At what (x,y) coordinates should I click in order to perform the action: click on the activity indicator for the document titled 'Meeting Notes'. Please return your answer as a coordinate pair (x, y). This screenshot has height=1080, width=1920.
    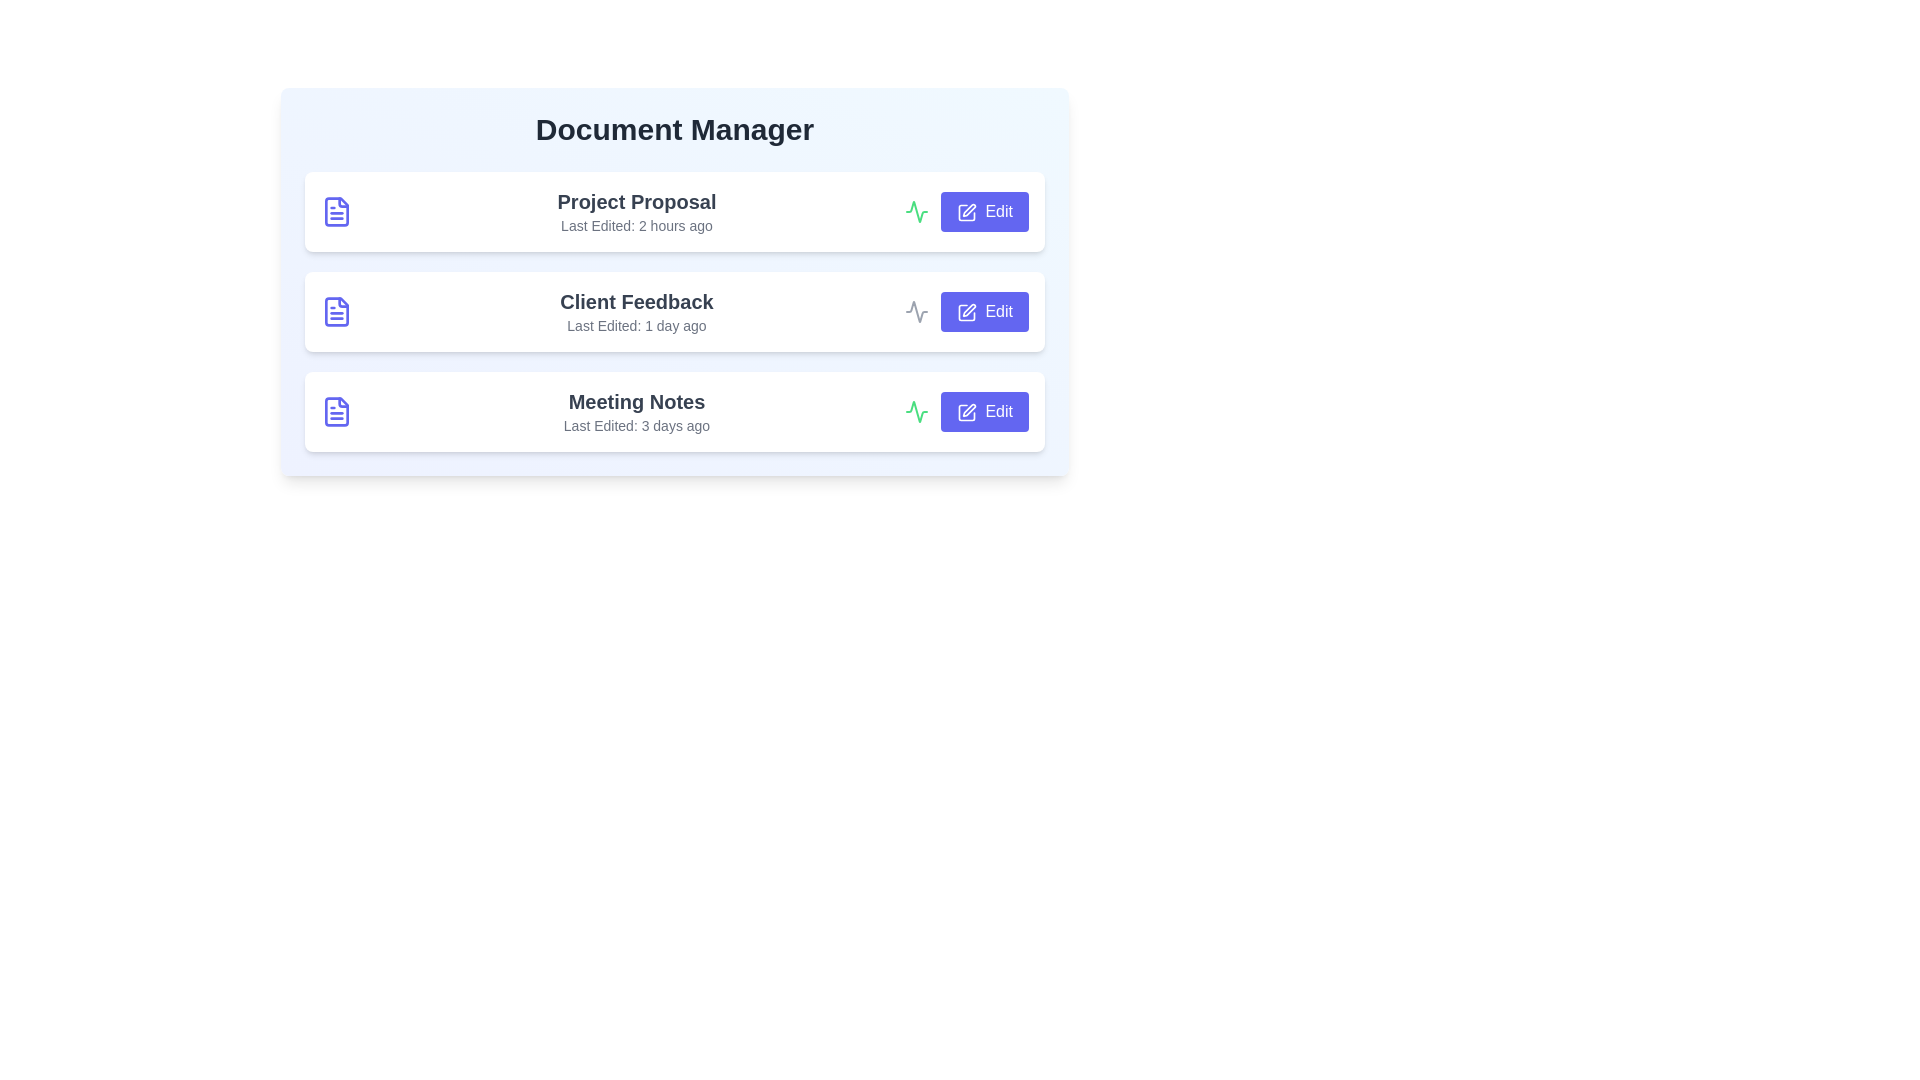
    Looking at the image, I should click on (915, 411).